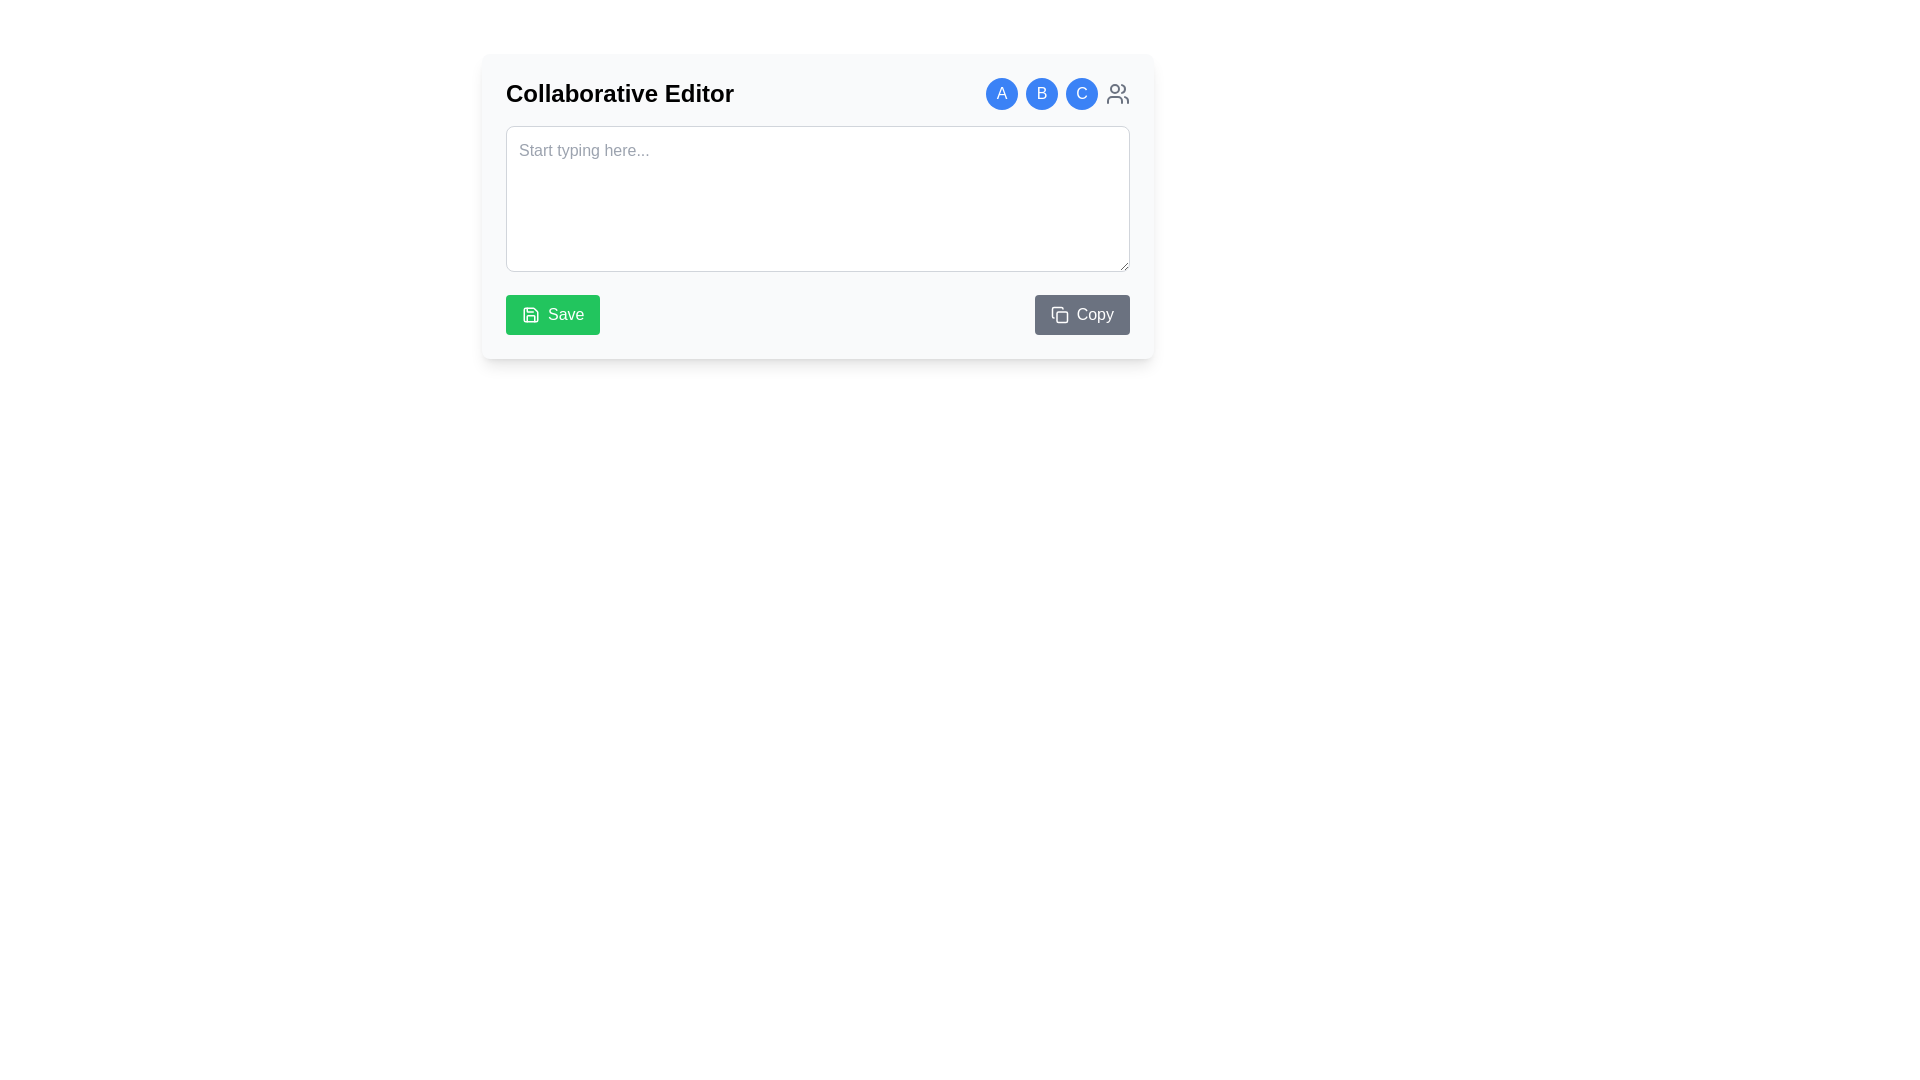  What do you see at coordinates (1058, 315) in the screenshot?
I see `the clipboard icon located to the left of the 'Copy' text in the button with a gray background at the bottom-right corner of the input box` at bounding box center [1058, 315].